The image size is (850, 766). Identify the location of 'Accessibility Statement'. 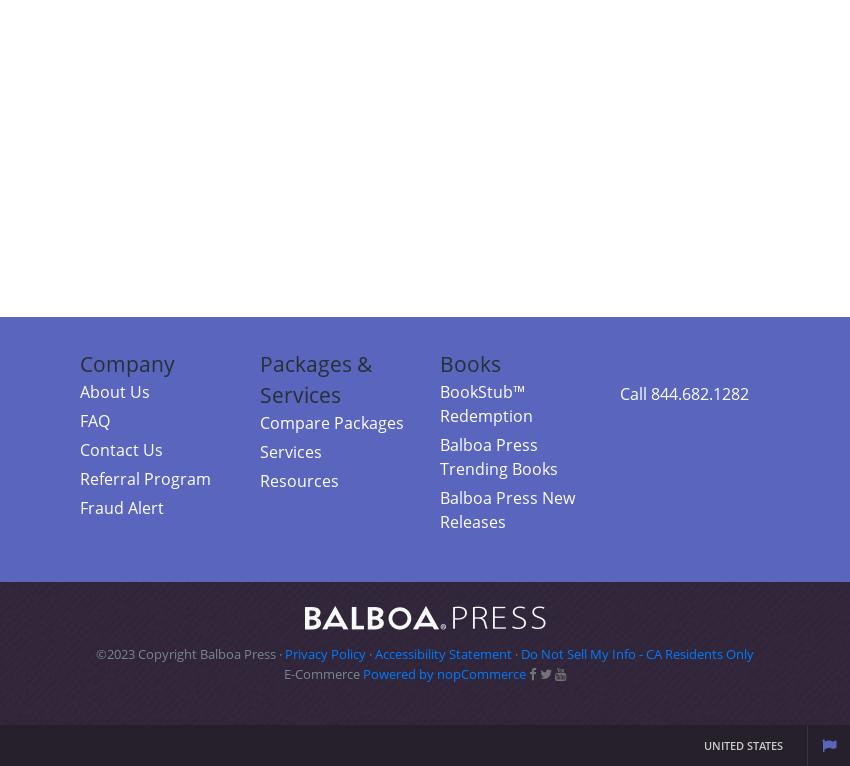
(442, 654).